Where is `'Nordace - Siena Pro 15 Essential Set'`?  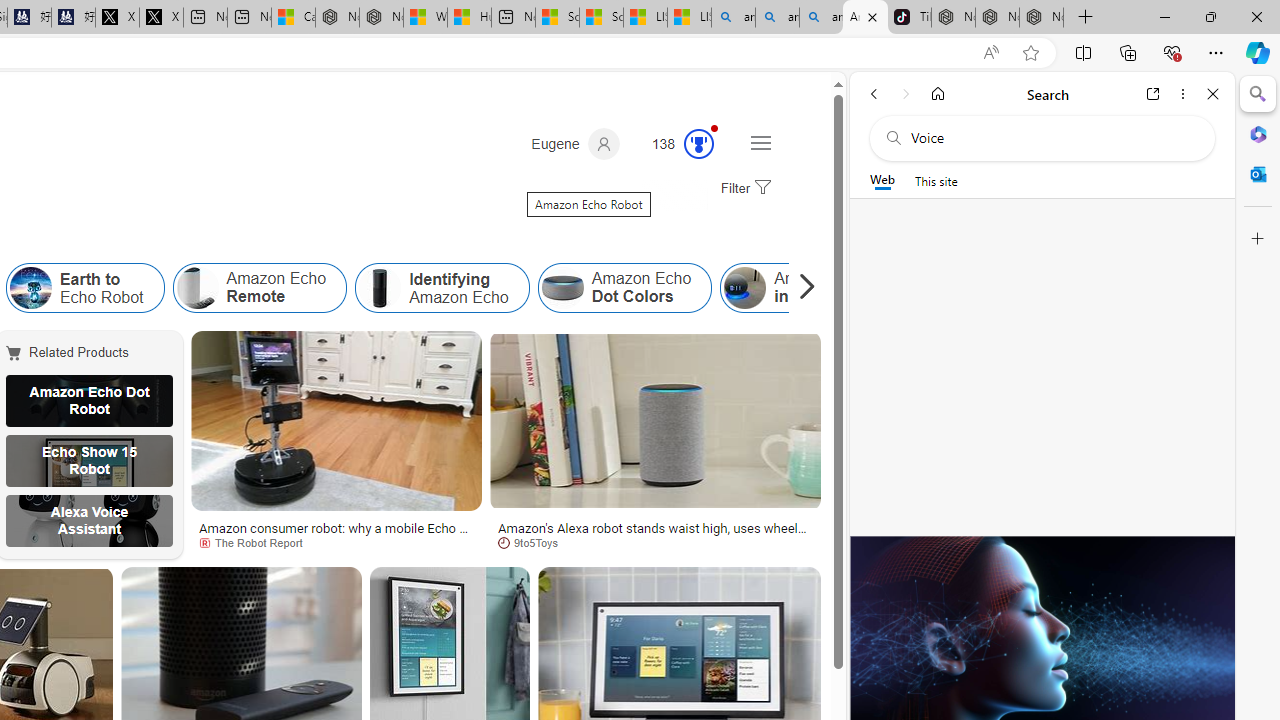
'Nordace - Siena Pro 15 Essential Set' is located at coordinates (1040, 17).